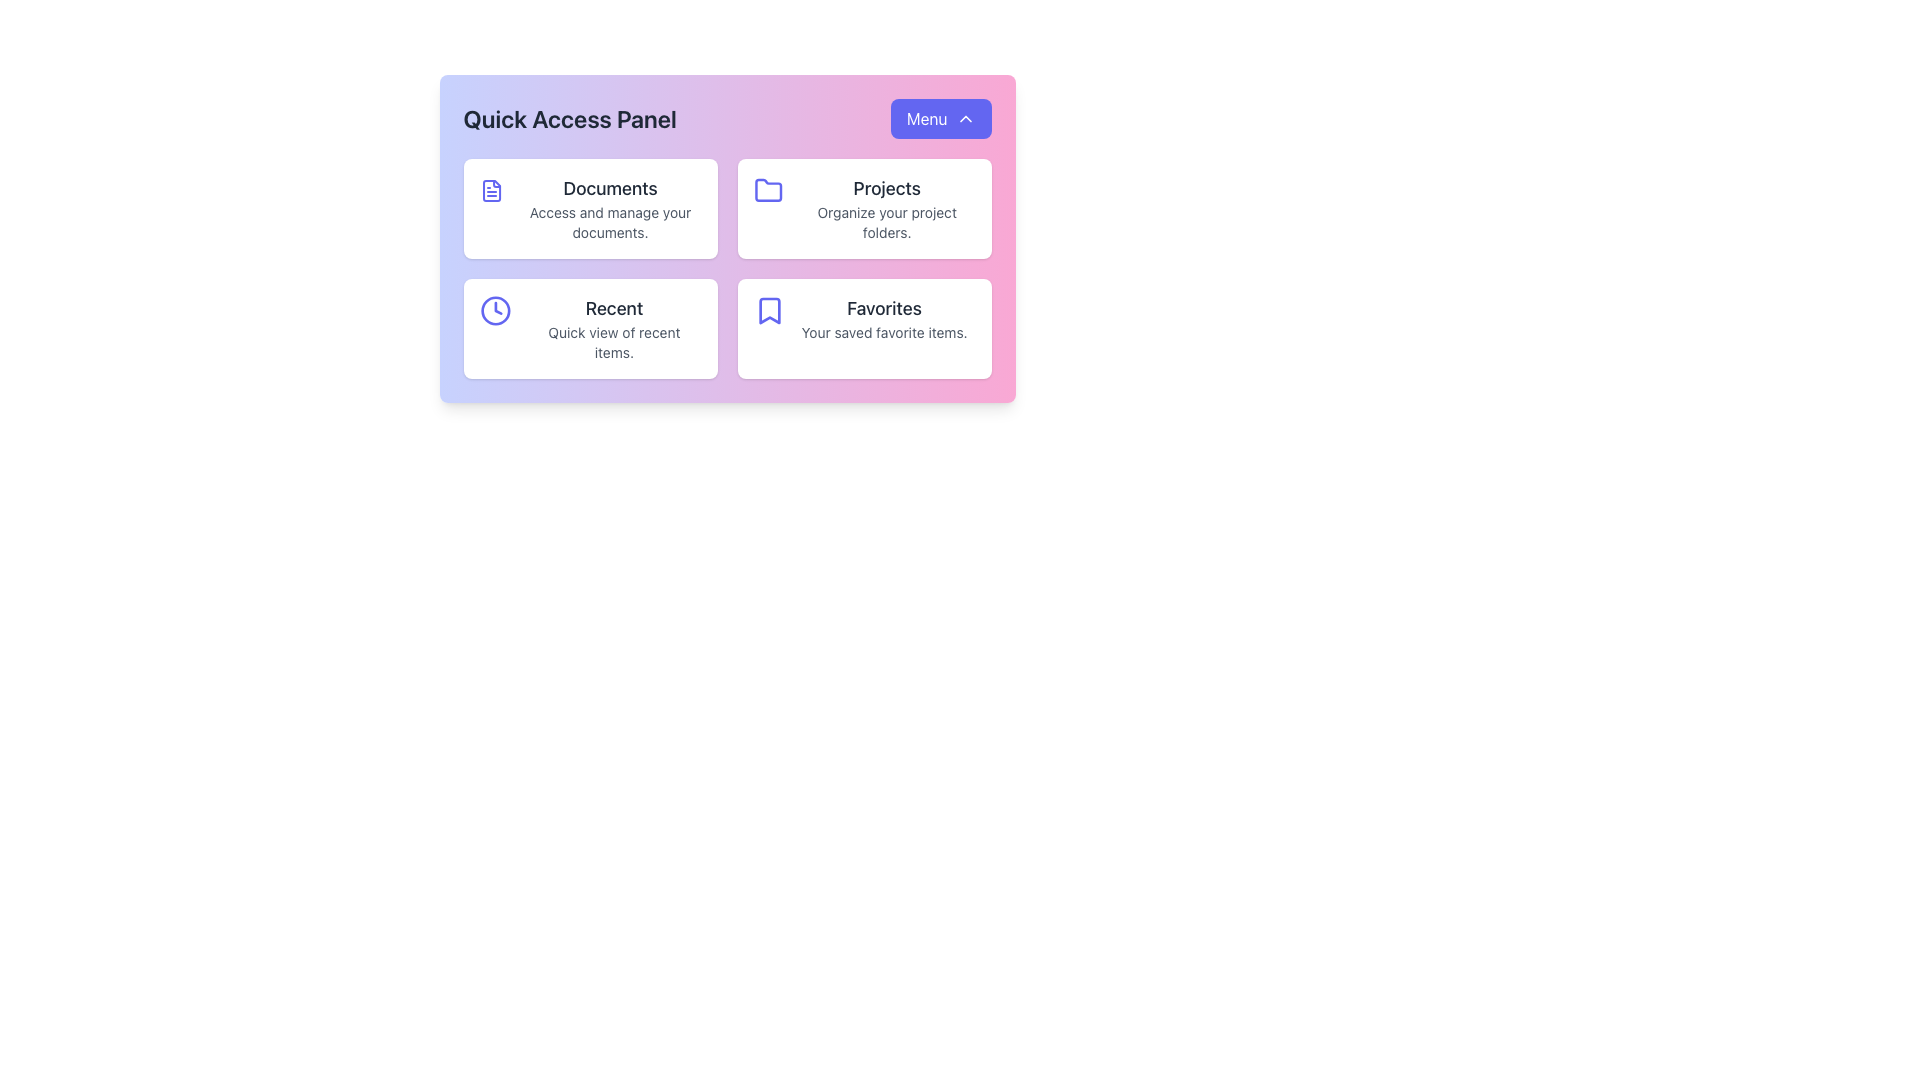 The height and width of the screenshot is (1080, 1920). Describe the element at coordinates (768, 311) in the screenshot. I see `the bookmark-shaped icon in the 'Favorites' section of the interface, which is outlined and styled consistently with other icons like the clock and folder` at that location.